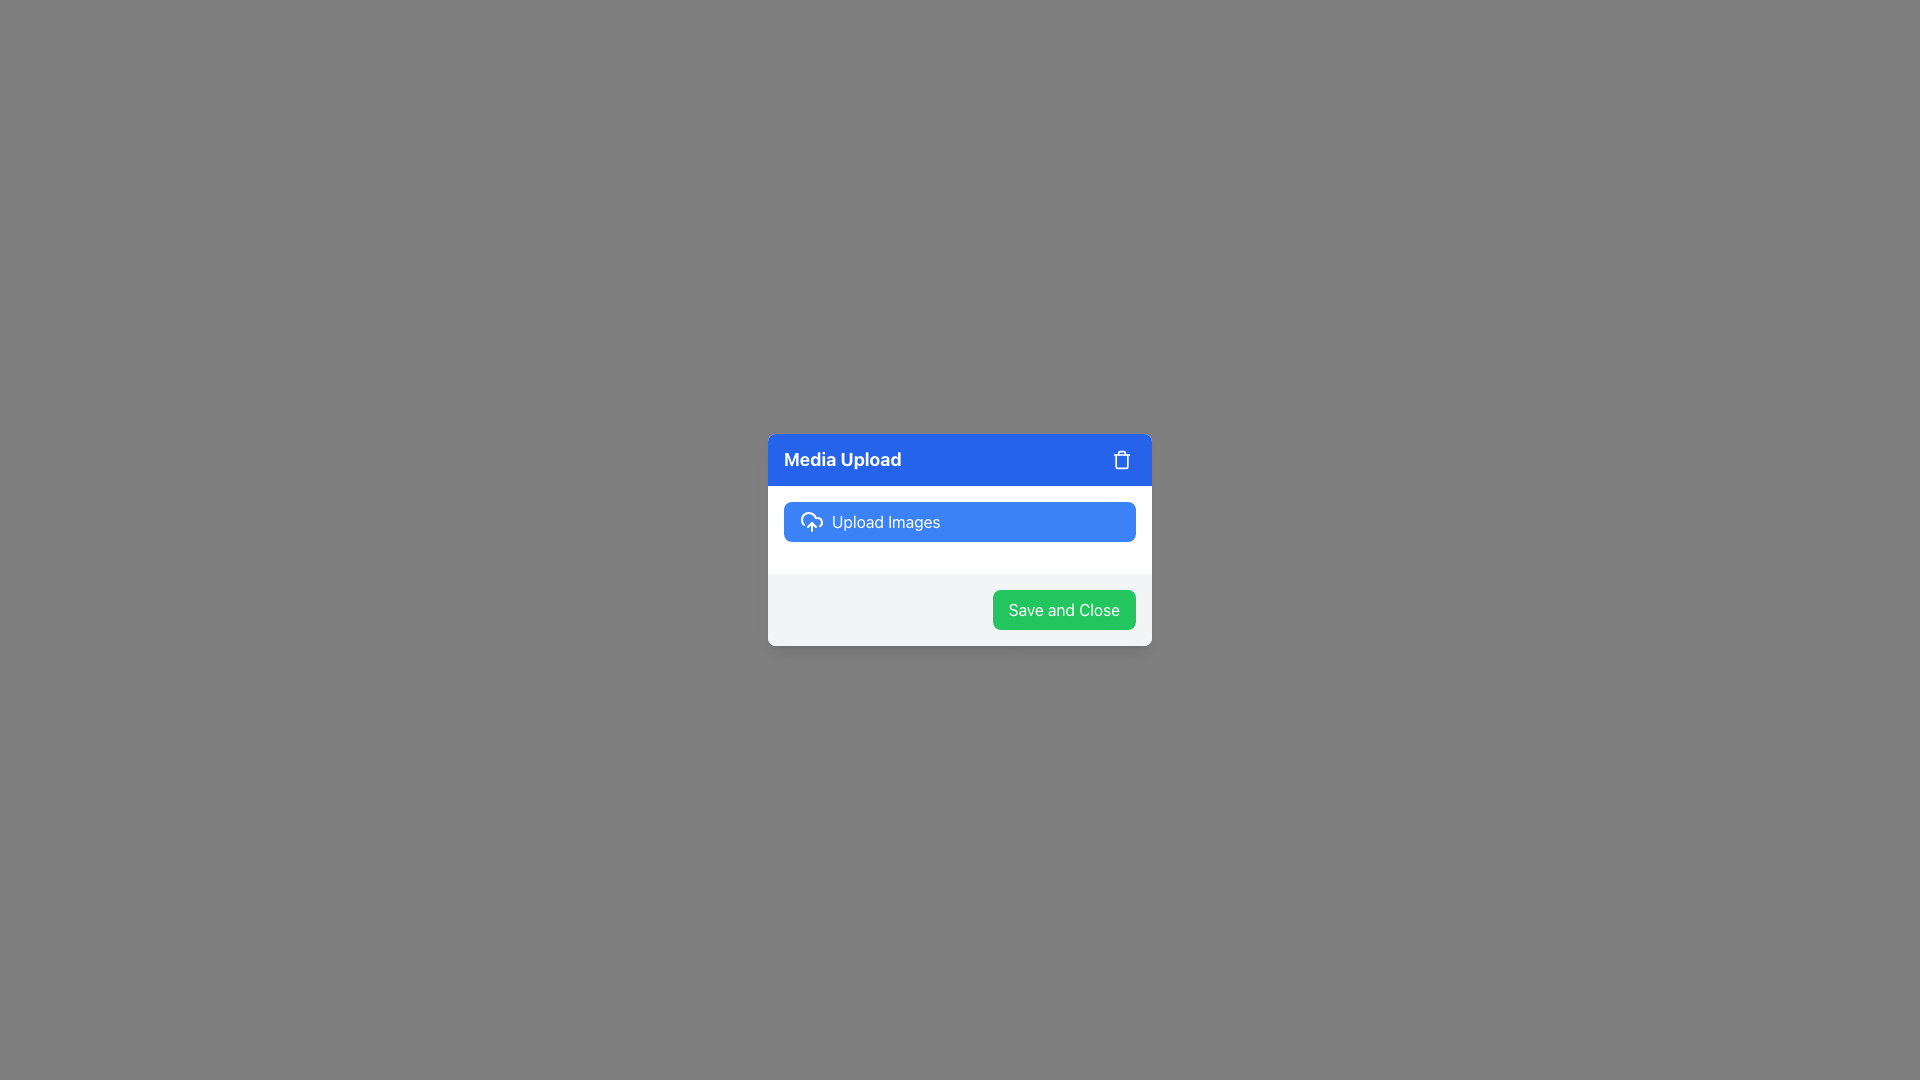  Describe the element at coordinates (1122, 459) in the screenshot. I see `the delete button located in the top-right corner of the 'Media Upload' modal to visualize hover effects` at that location.